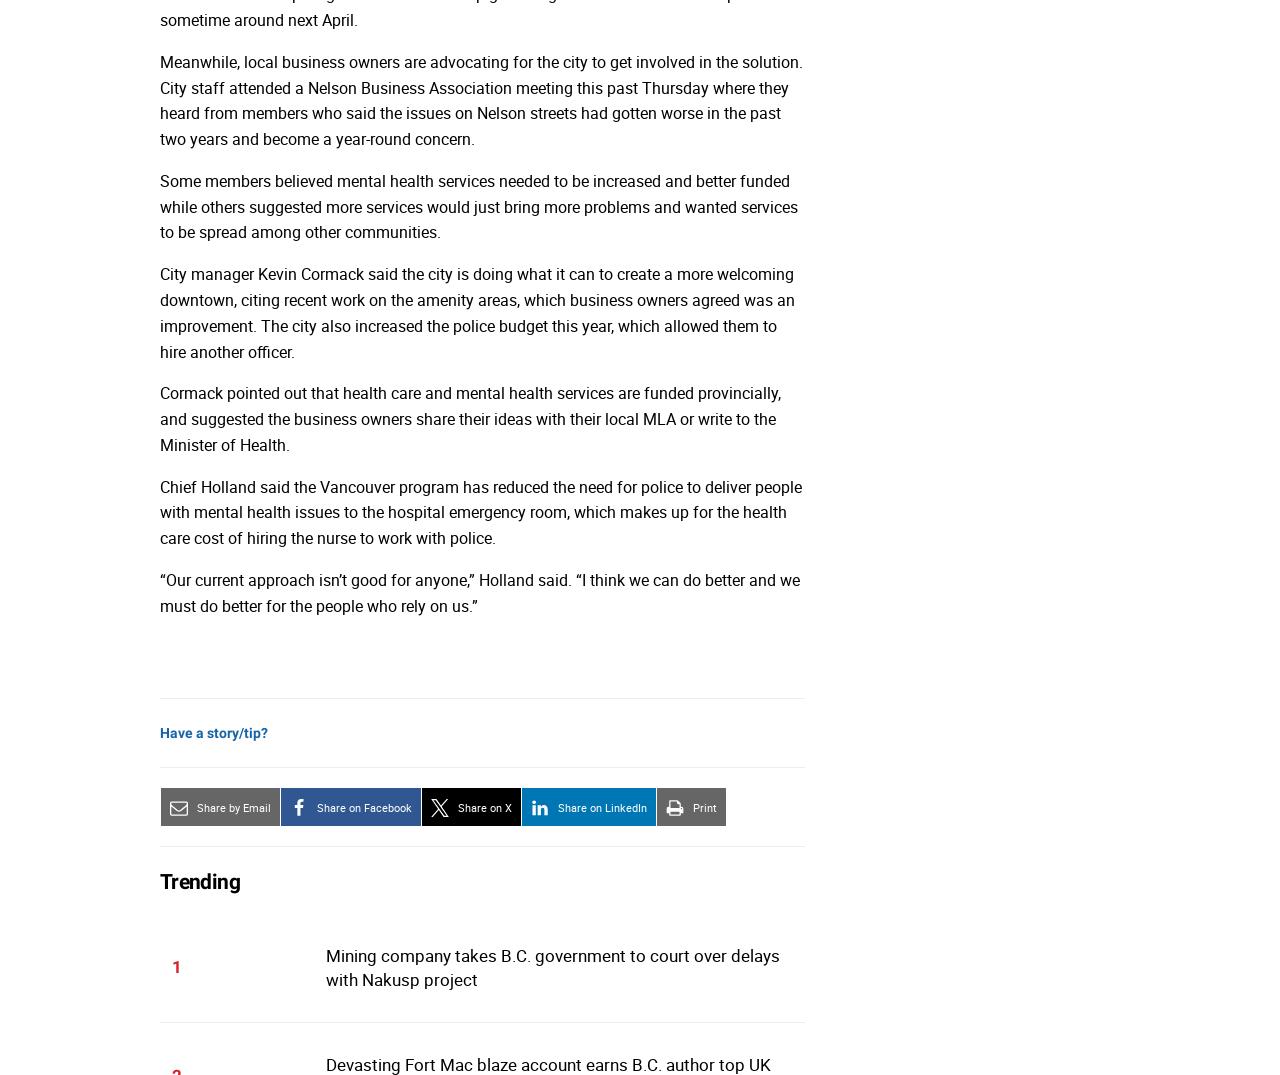 This screenshot has height=1075, width=1280. What do you see at coordinates (324, 967) in the screenshot?
I see `'Mining company takes B.C. government to court over delays with Nakusp project'` at bounding box center [324, 967].